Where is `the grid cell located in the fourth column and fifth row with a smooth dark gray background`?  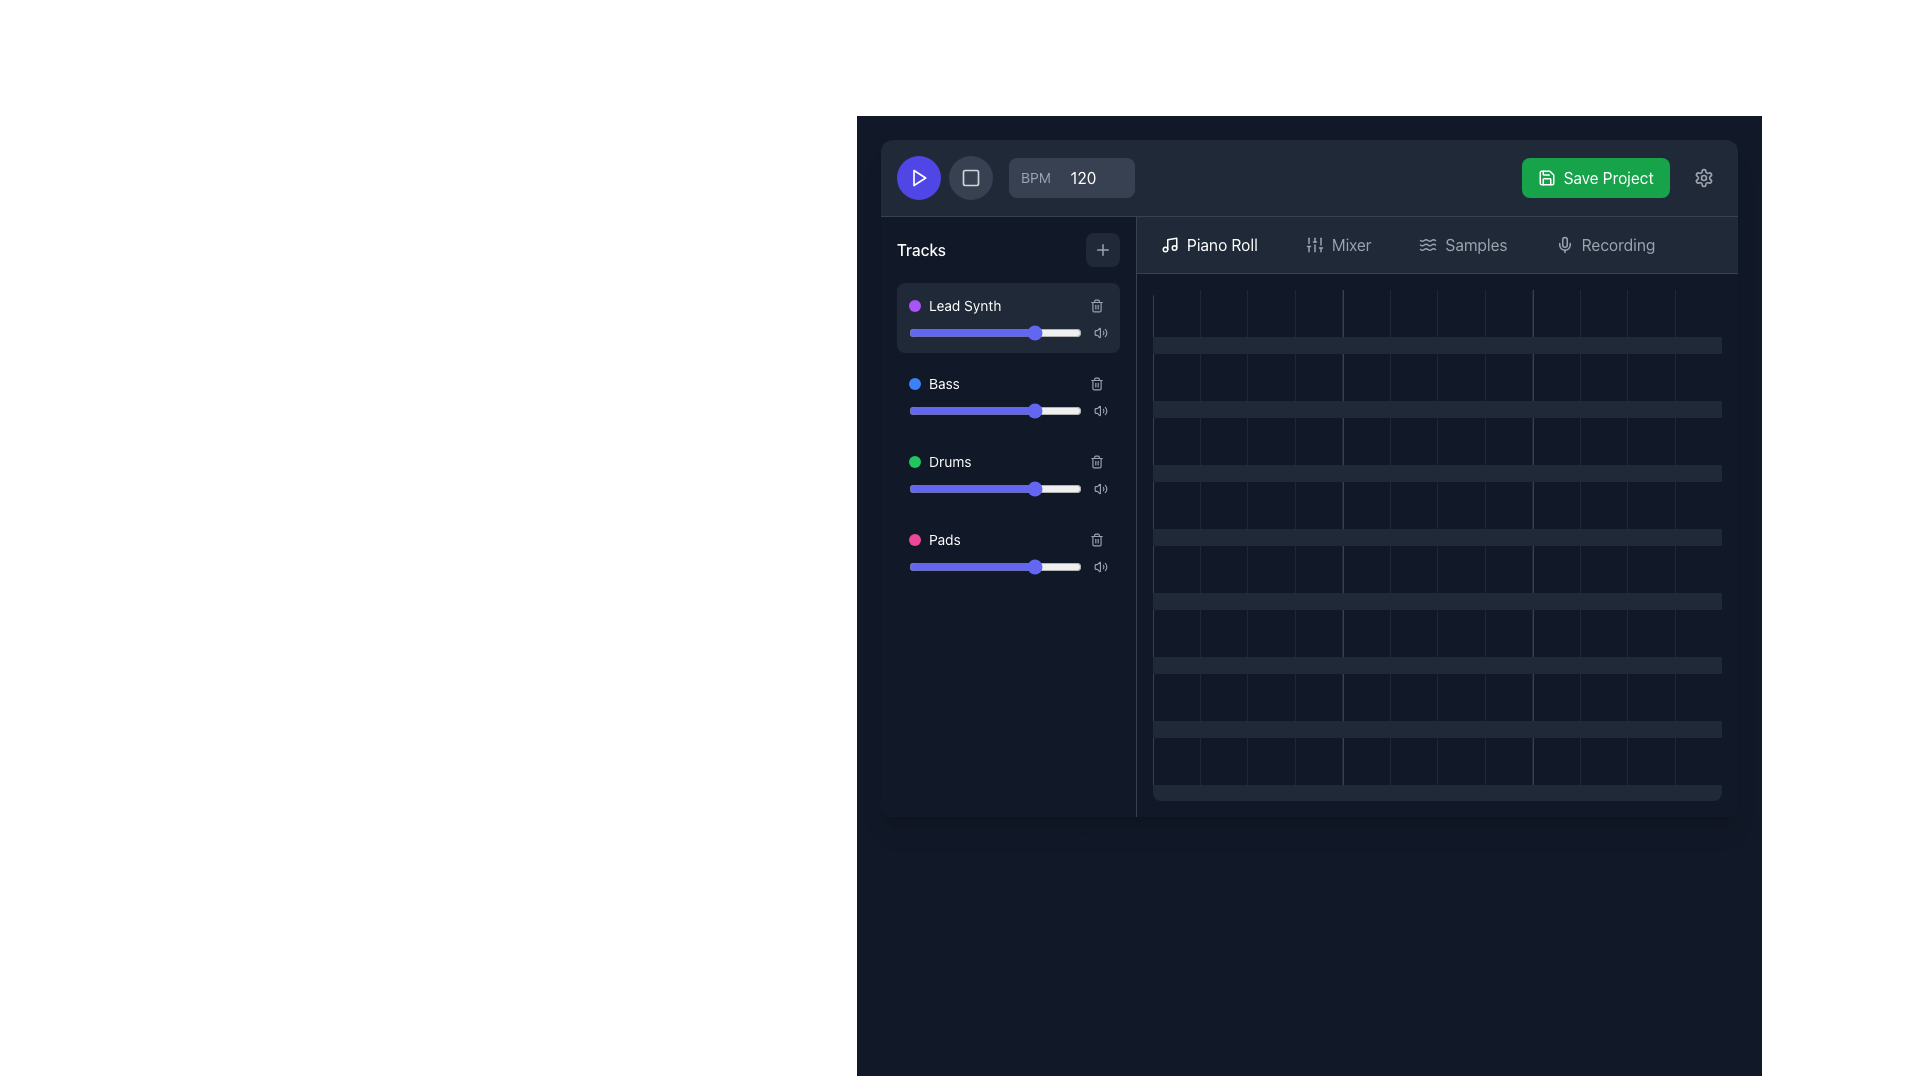 the grid cell located in the fourth column and fifth row with a smooth dark gray background is located at coordinates (1270, 569).